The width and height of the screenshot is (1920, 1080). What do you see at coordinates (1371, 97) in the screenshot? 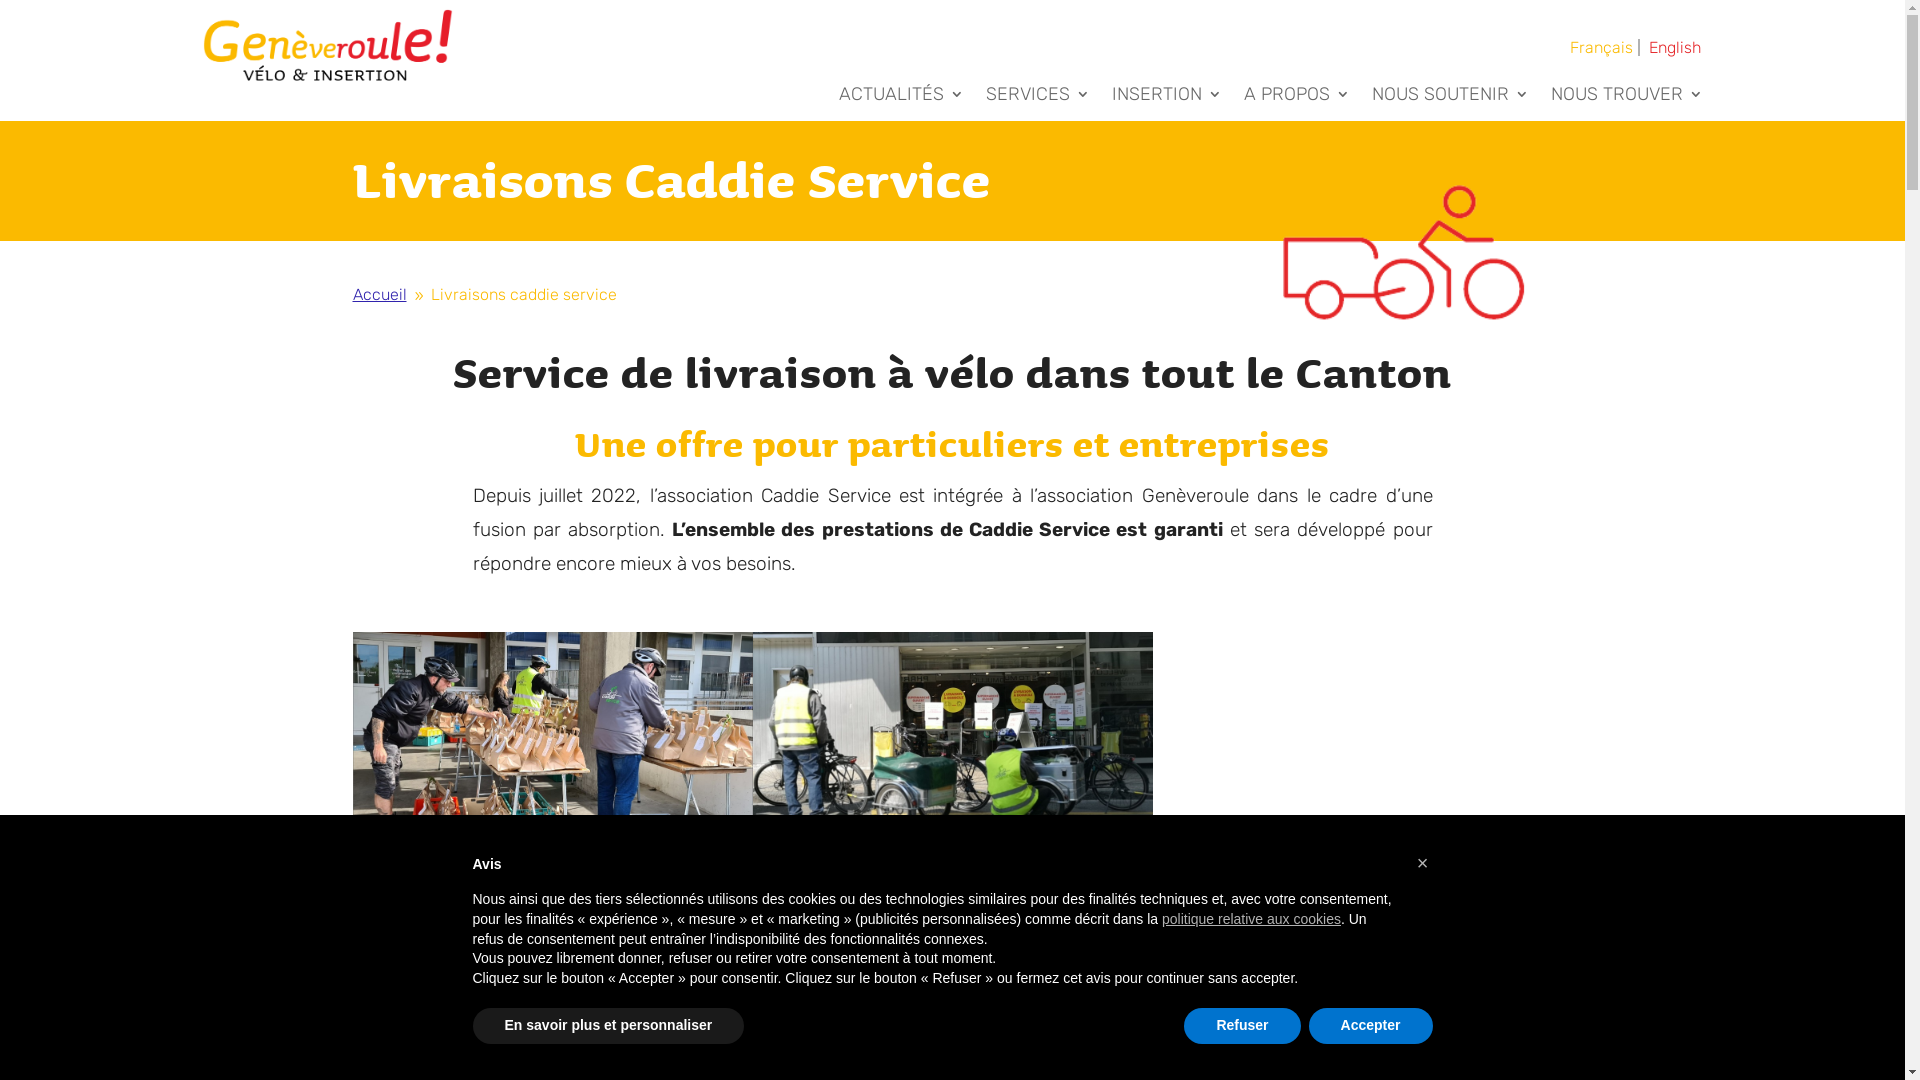
I see `'NOUS SOUTENIR'` at bounding box center [1371, 97].